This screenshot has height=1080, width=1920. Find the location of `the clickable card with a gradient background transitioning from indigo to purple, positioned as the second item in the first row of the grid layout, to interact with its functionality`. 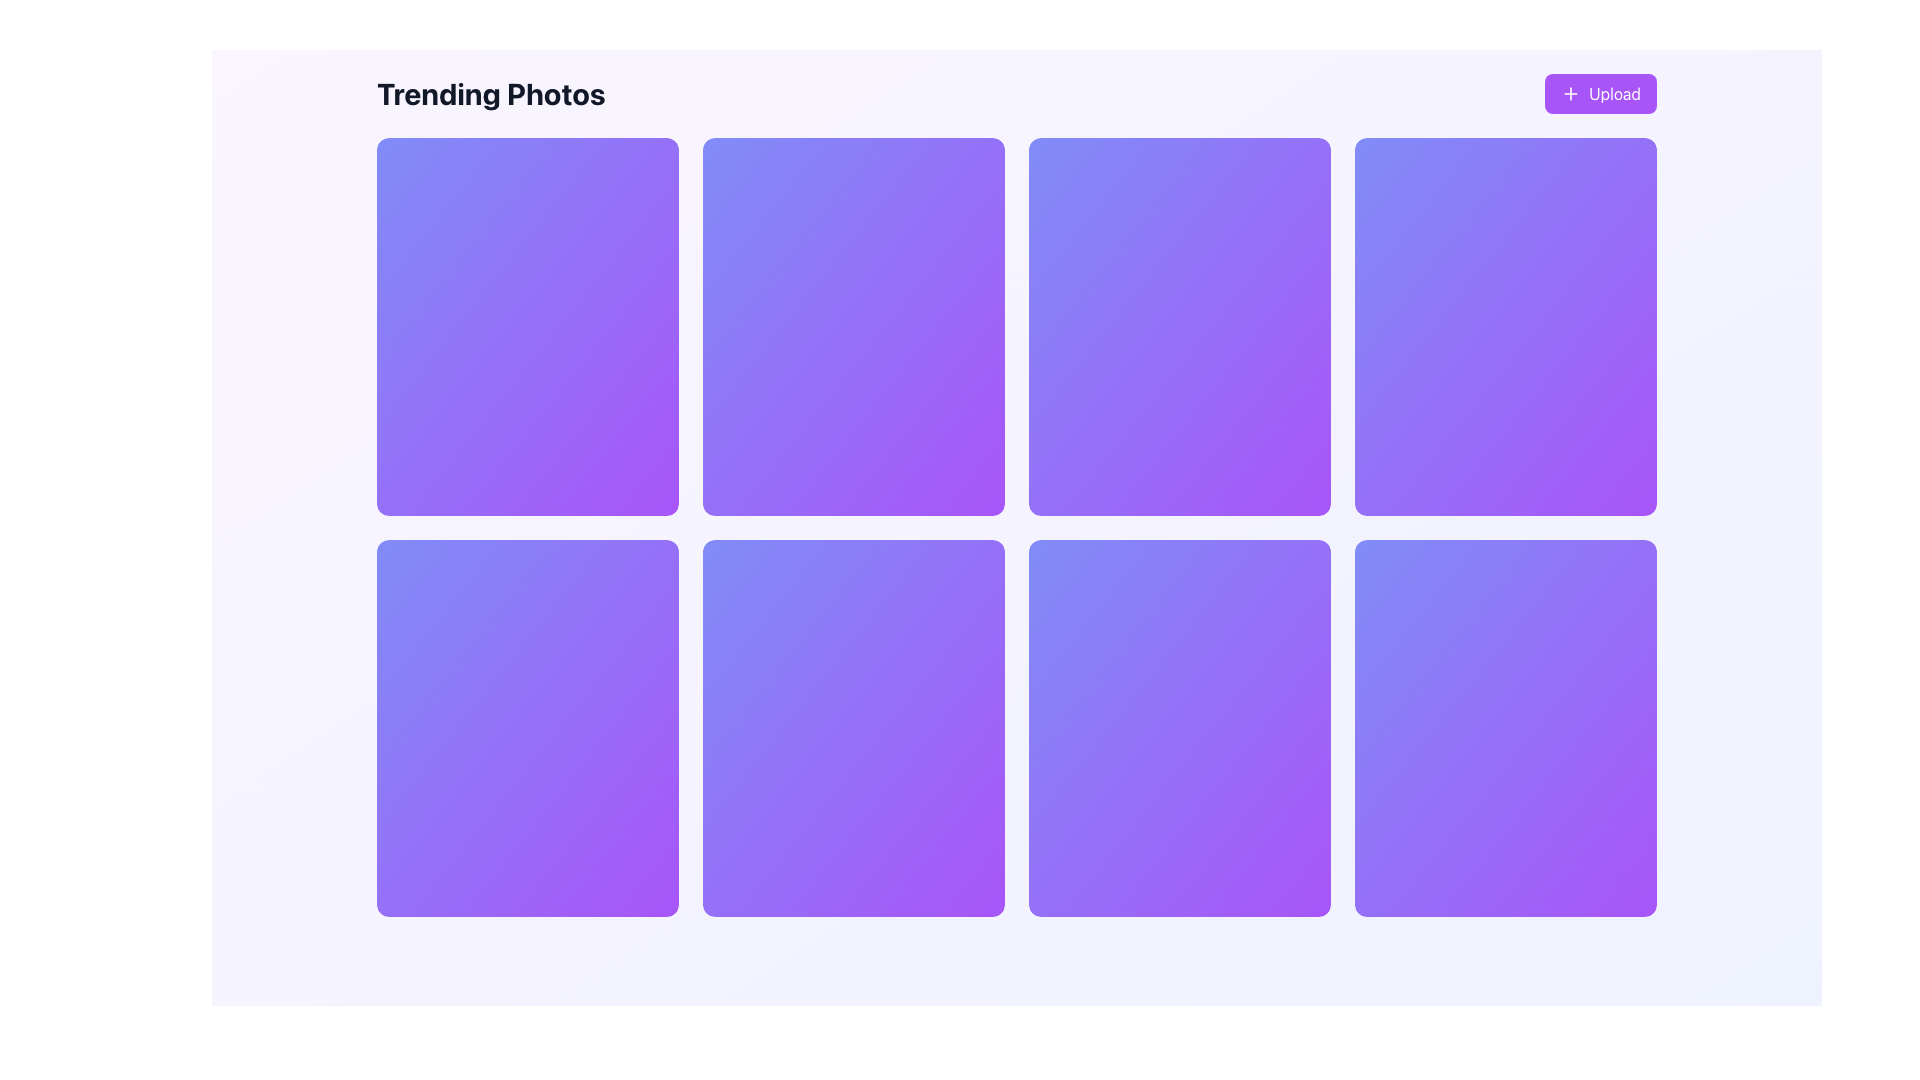

the clickable card with a gradient background transitioning from indigo to purple, positioned as the second item in the first row of the grid layout, to interact with its functionality is located at coordinates (854, 325).